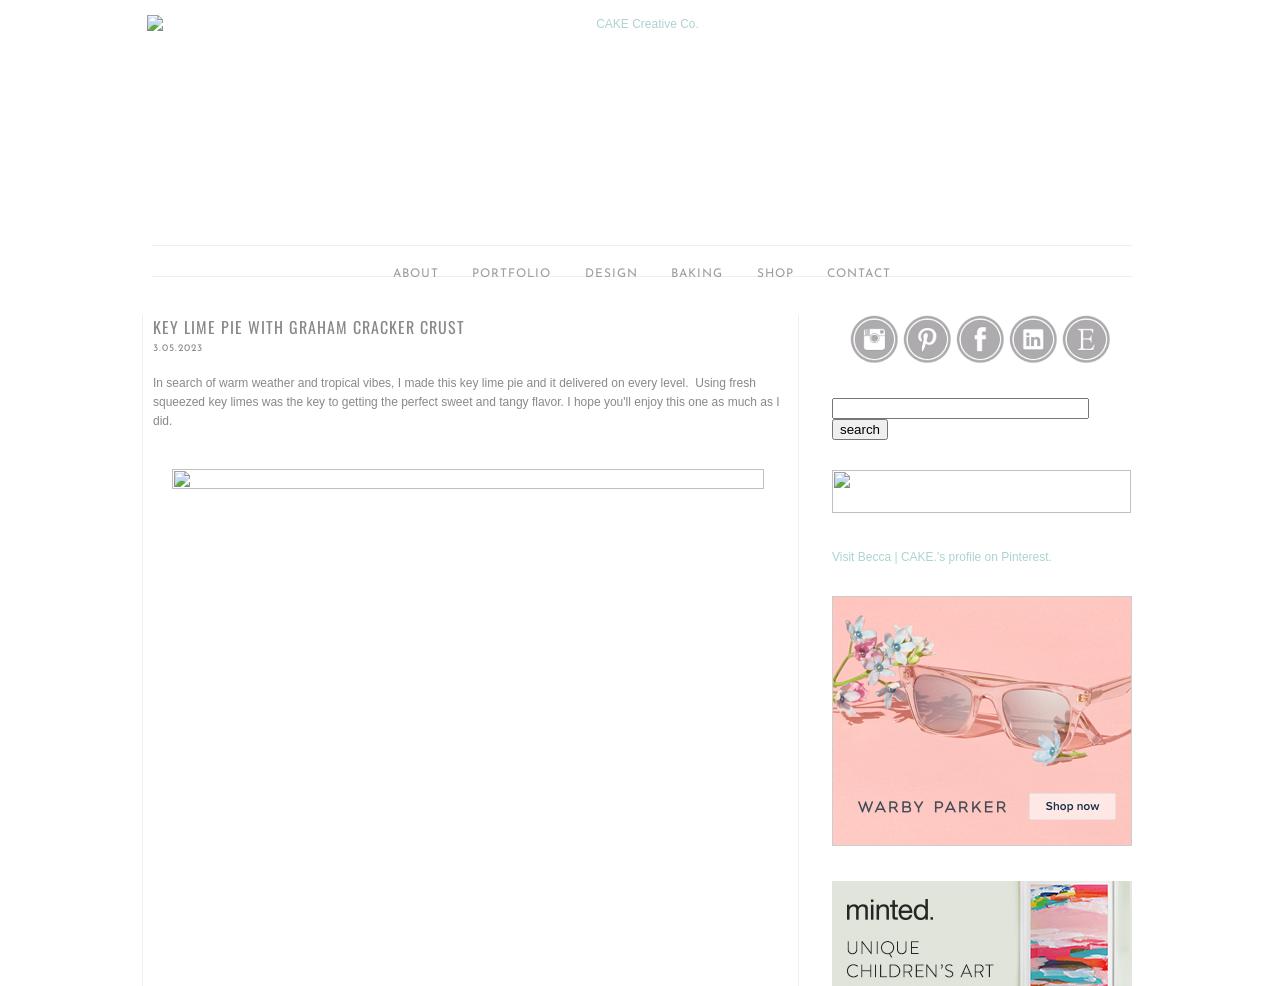 Image resolution: width=1284 pixels, height=986 pixels. Describe the element at coordinates (824, 274) in the screenshot. I see `'Contact'` at that location.